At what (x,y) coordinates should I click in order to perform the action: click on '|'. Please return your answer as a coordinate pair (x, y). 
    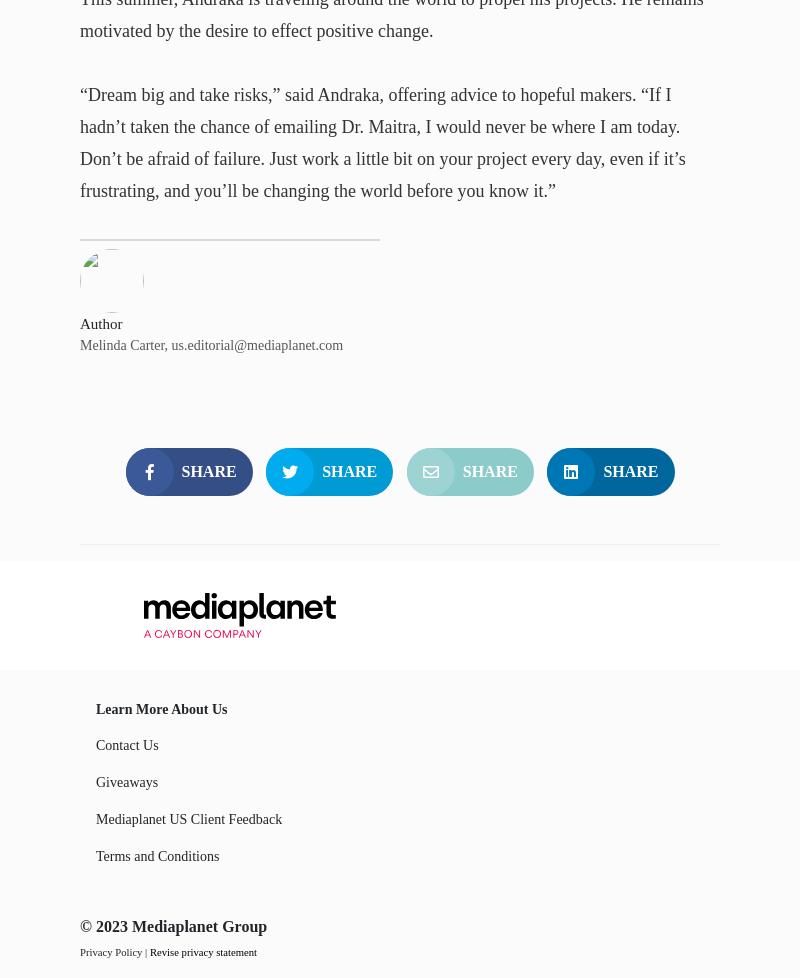
    Looking at the image, I should click on (145, 950).